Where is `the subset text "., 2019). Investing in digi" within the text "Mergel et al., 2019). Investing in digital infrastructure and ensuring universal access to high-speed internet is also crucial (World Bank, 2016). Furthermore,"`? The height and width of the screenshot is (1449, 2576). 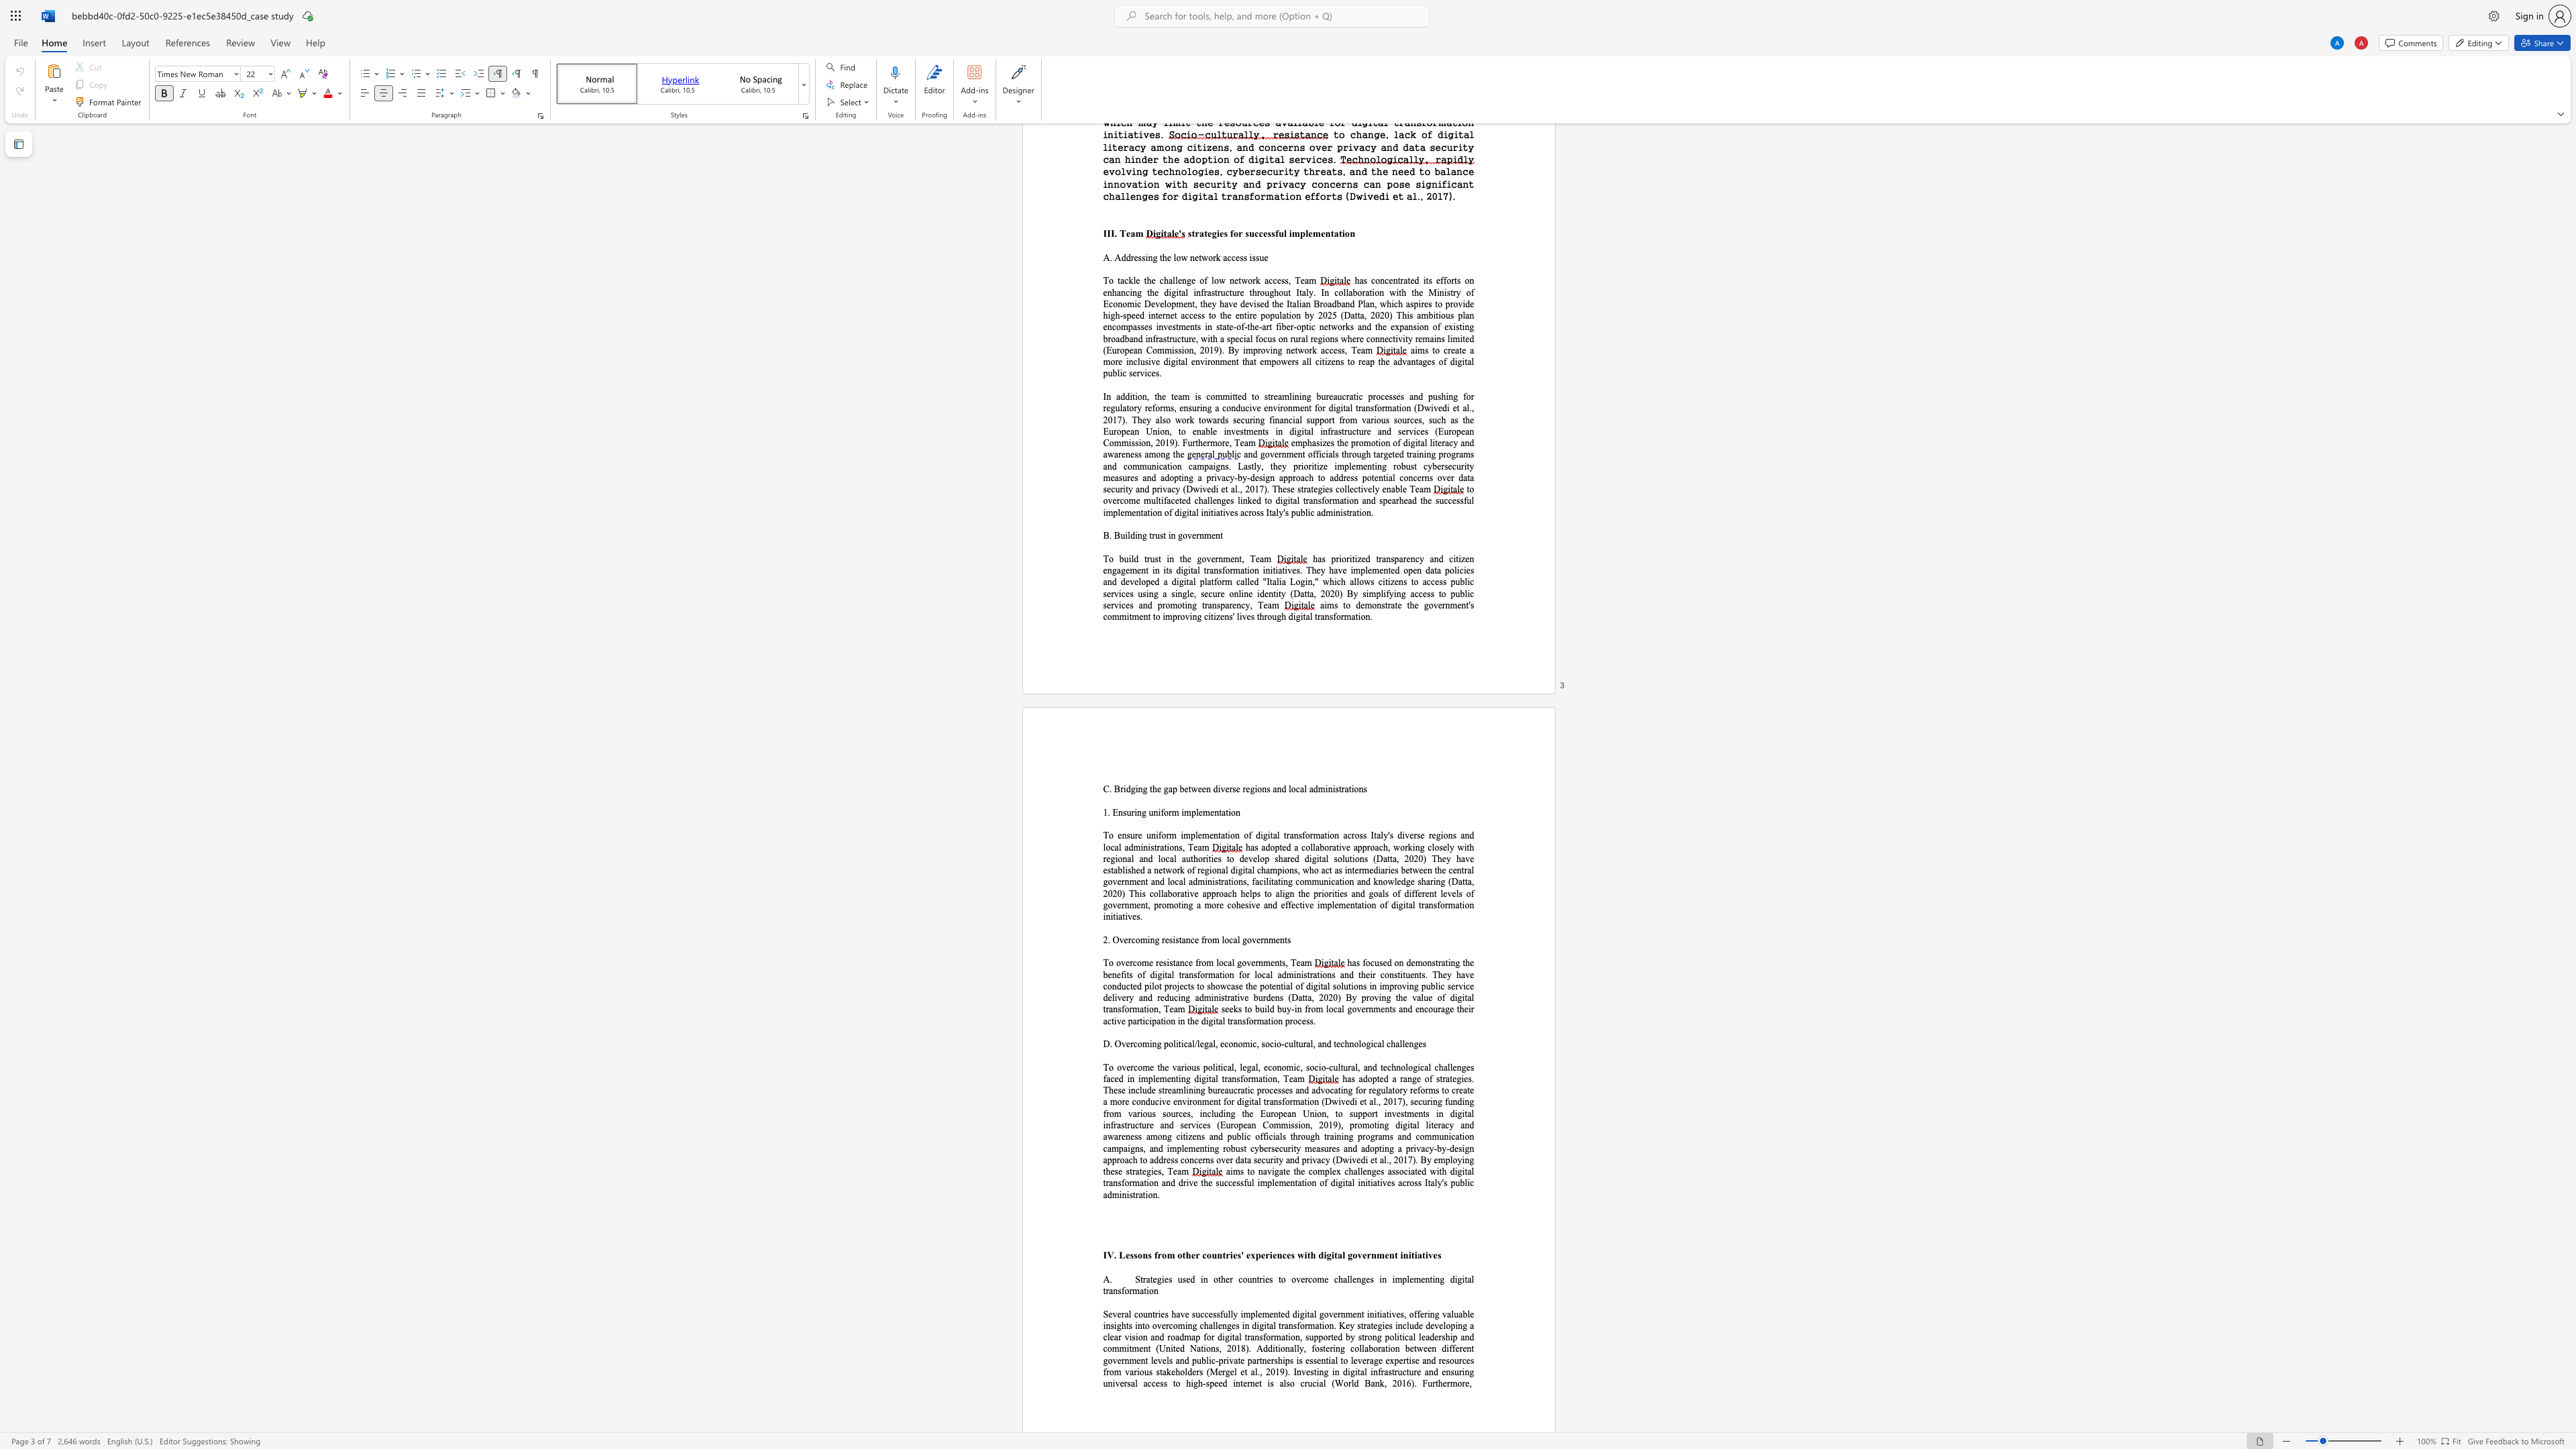 the subset text "., 2019). Investing in digi" within the text "Mergel et al., 2019). Investing in digital infrastructure and ensuring universal access to high-speed internet is also crucial (World Bank, 2016). Furthermore," is located at coordinates (1256, 1371).